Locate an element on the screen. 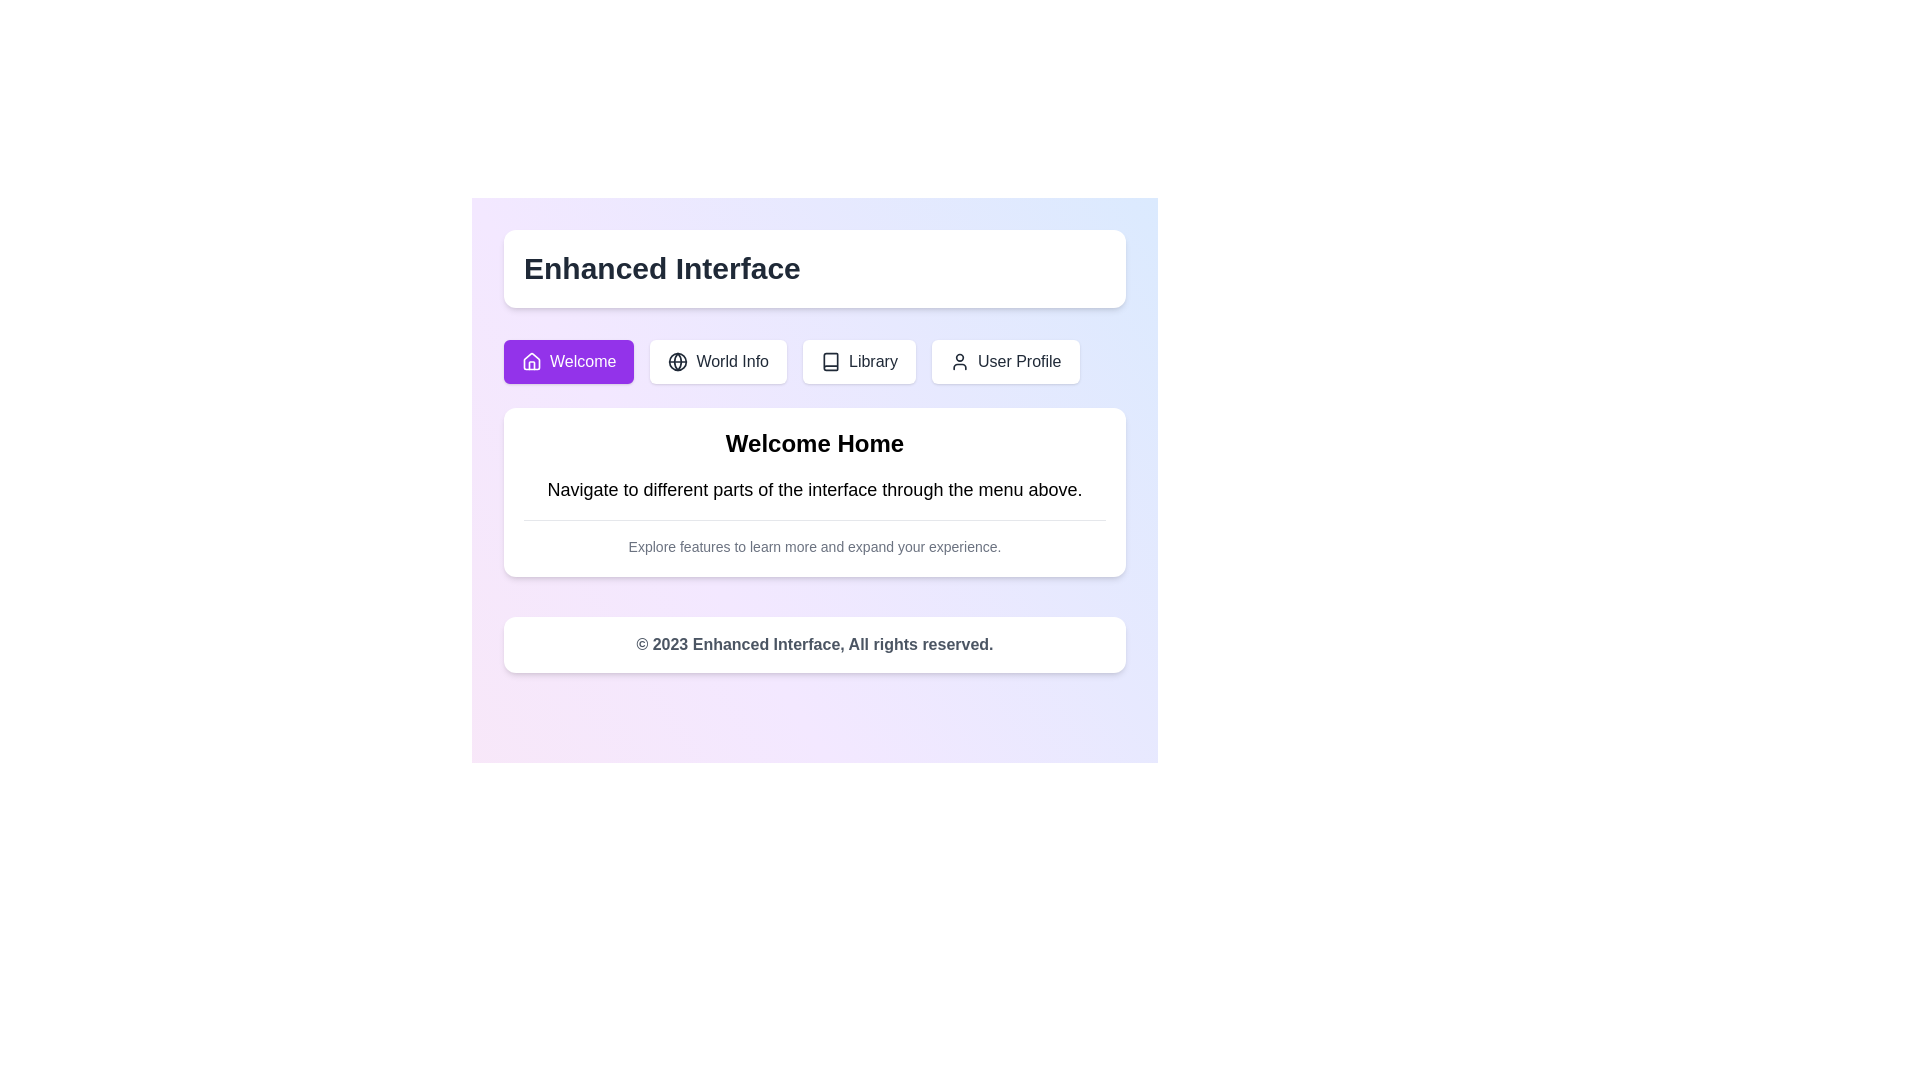 This screenshot has width=1920, height=1080. the 'Welcome' button, which is a purple rectangular button with white text and a house icon, using keyboard navigation is located at coordinates (568, 361).